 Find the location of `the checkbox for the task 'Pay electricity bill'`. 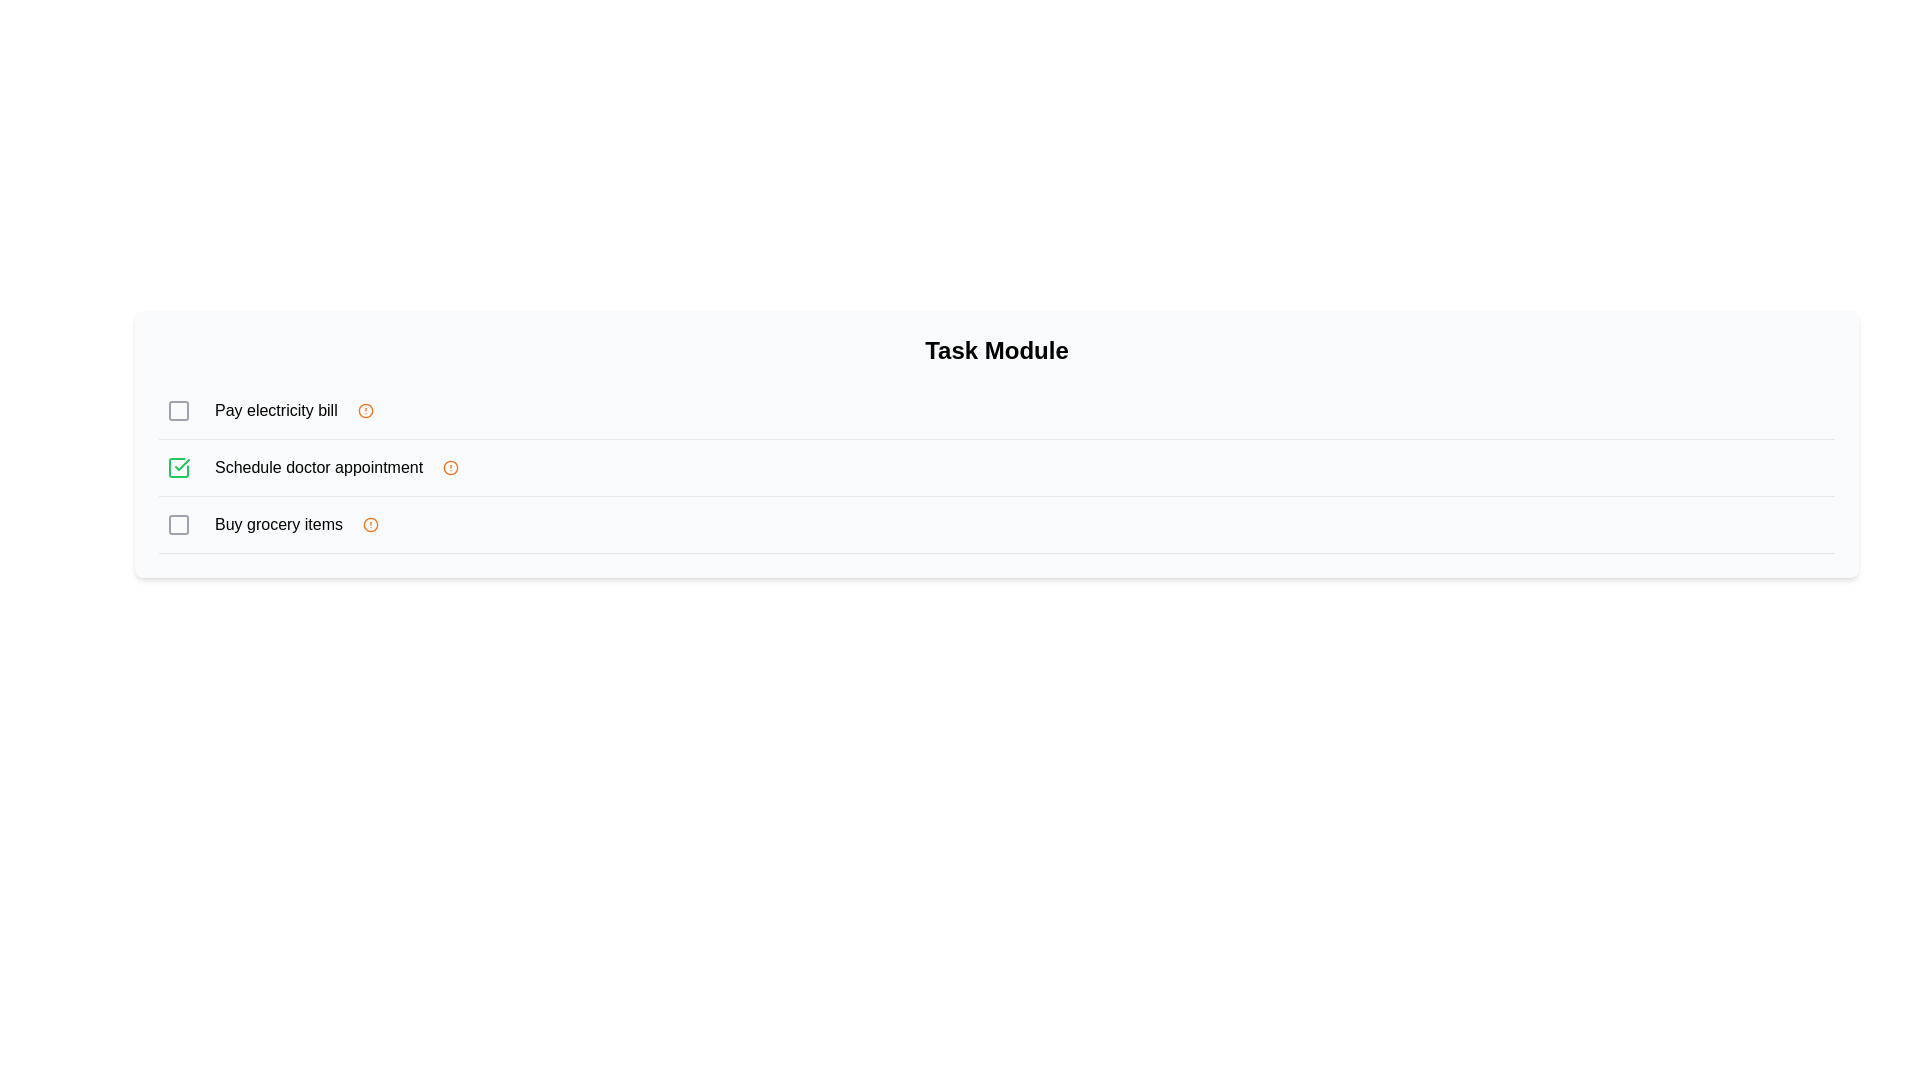

the checkbox for the task 'Pay electricity bill' is located at coordinates (178, 410).